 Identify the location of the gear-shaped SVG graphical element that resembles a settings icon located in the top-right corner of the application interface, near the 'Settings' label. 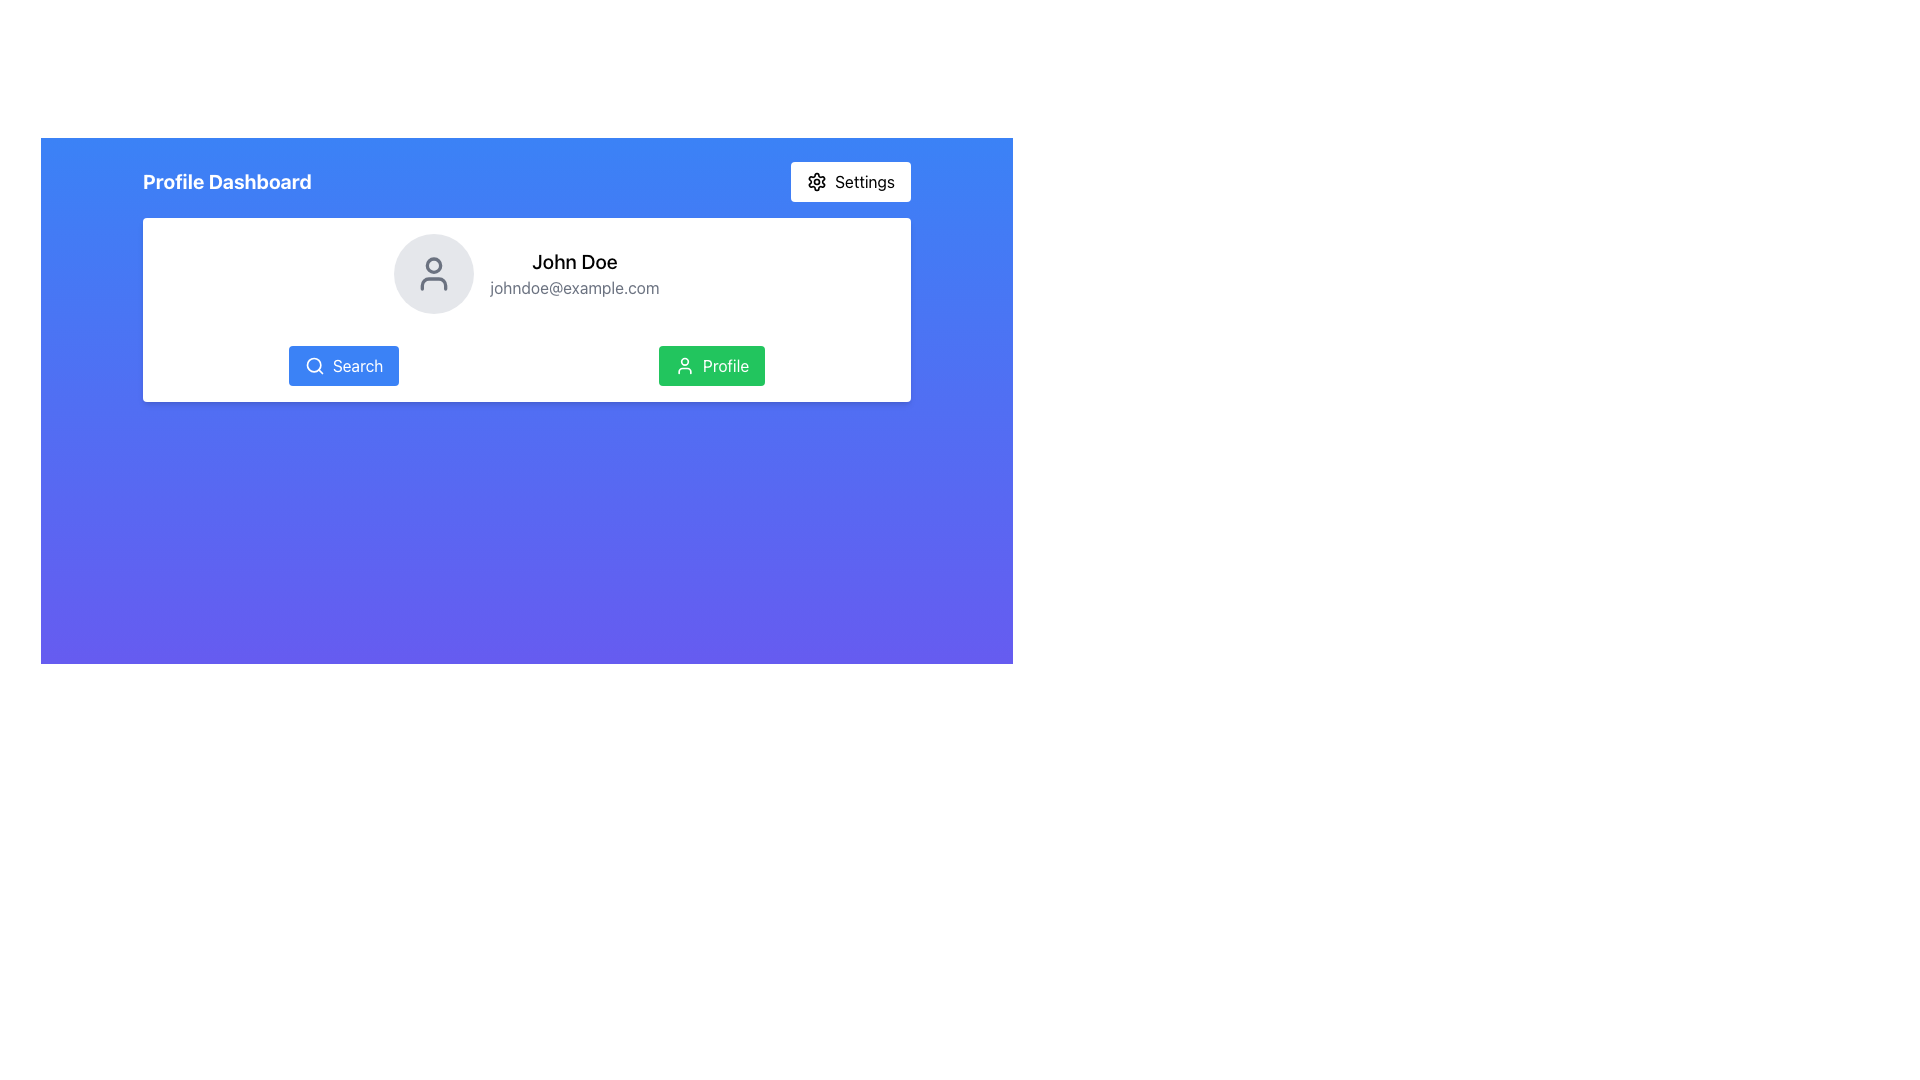
(817, 181).